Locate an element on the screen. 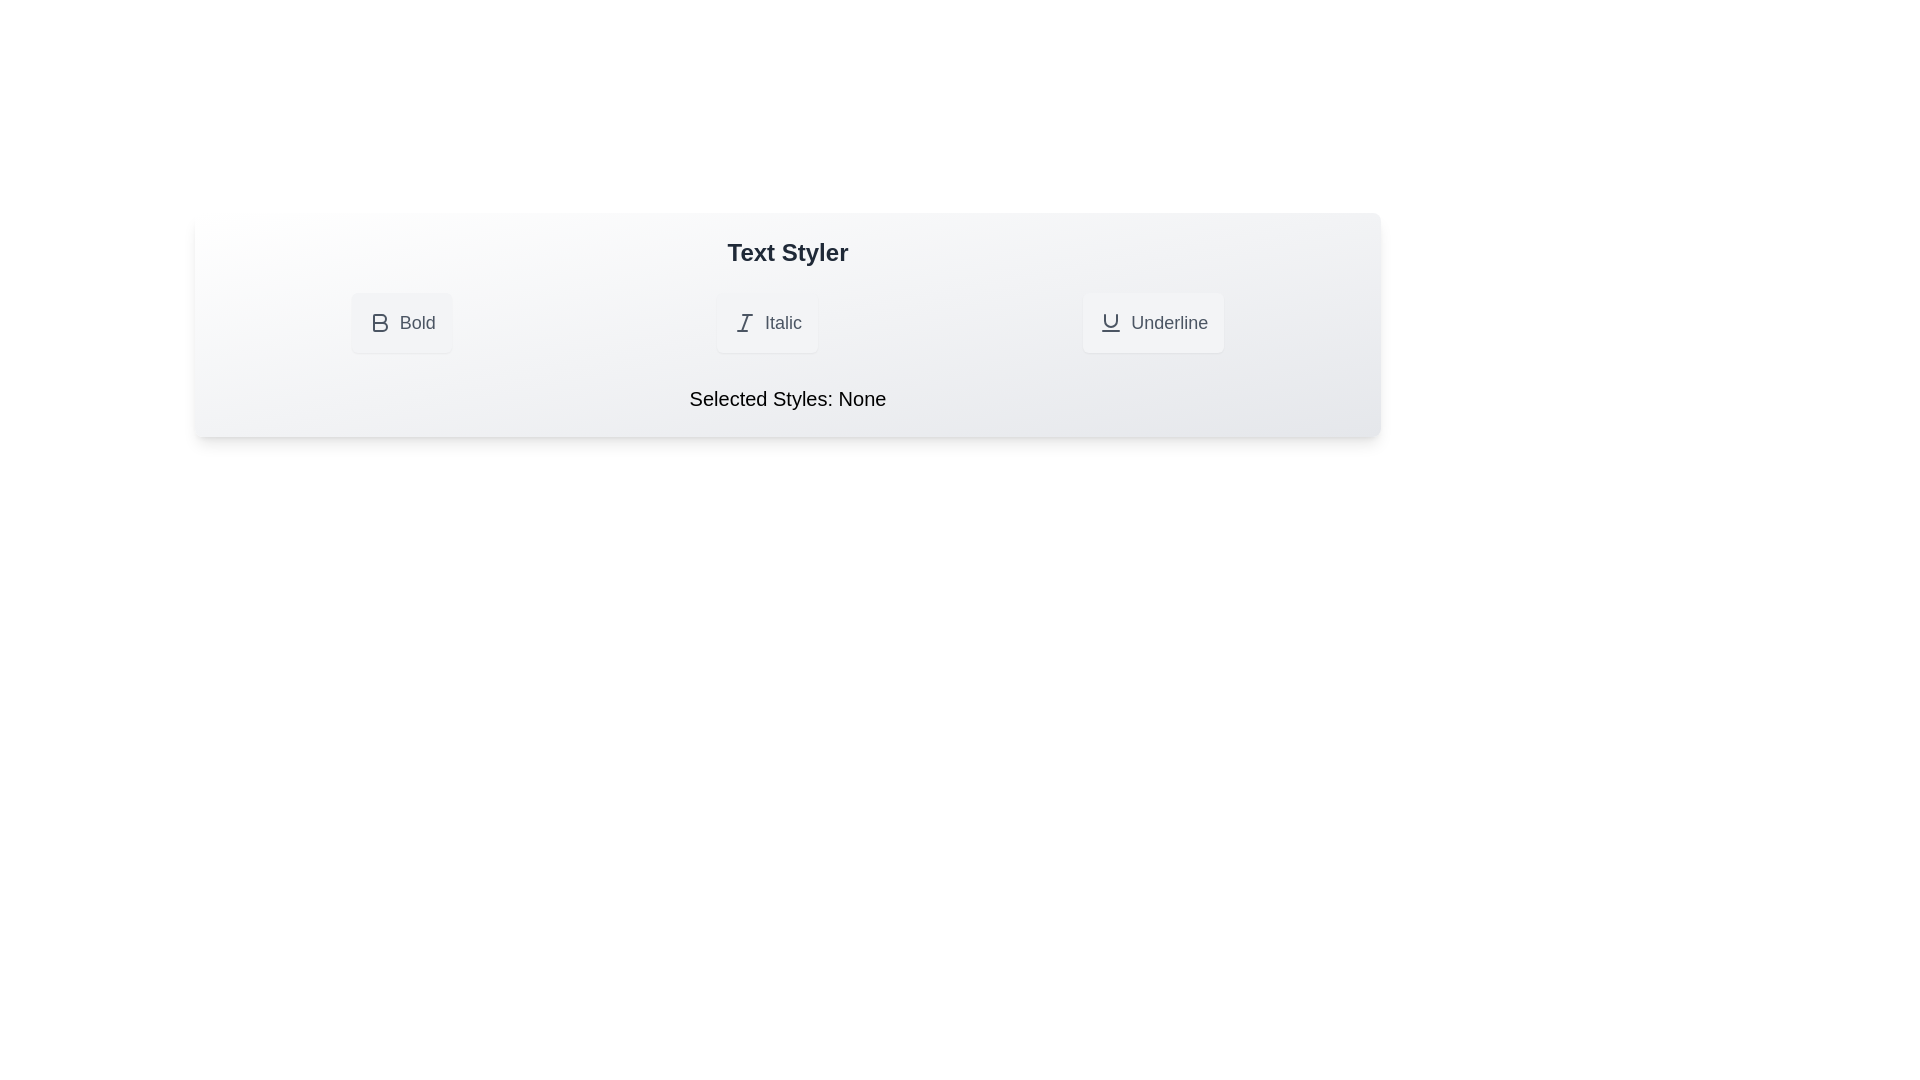 The width and height of the screenshot is (1920, 1080). the 'Italic' button to toggle the italic style for the text is located at coordinates (766, 322).